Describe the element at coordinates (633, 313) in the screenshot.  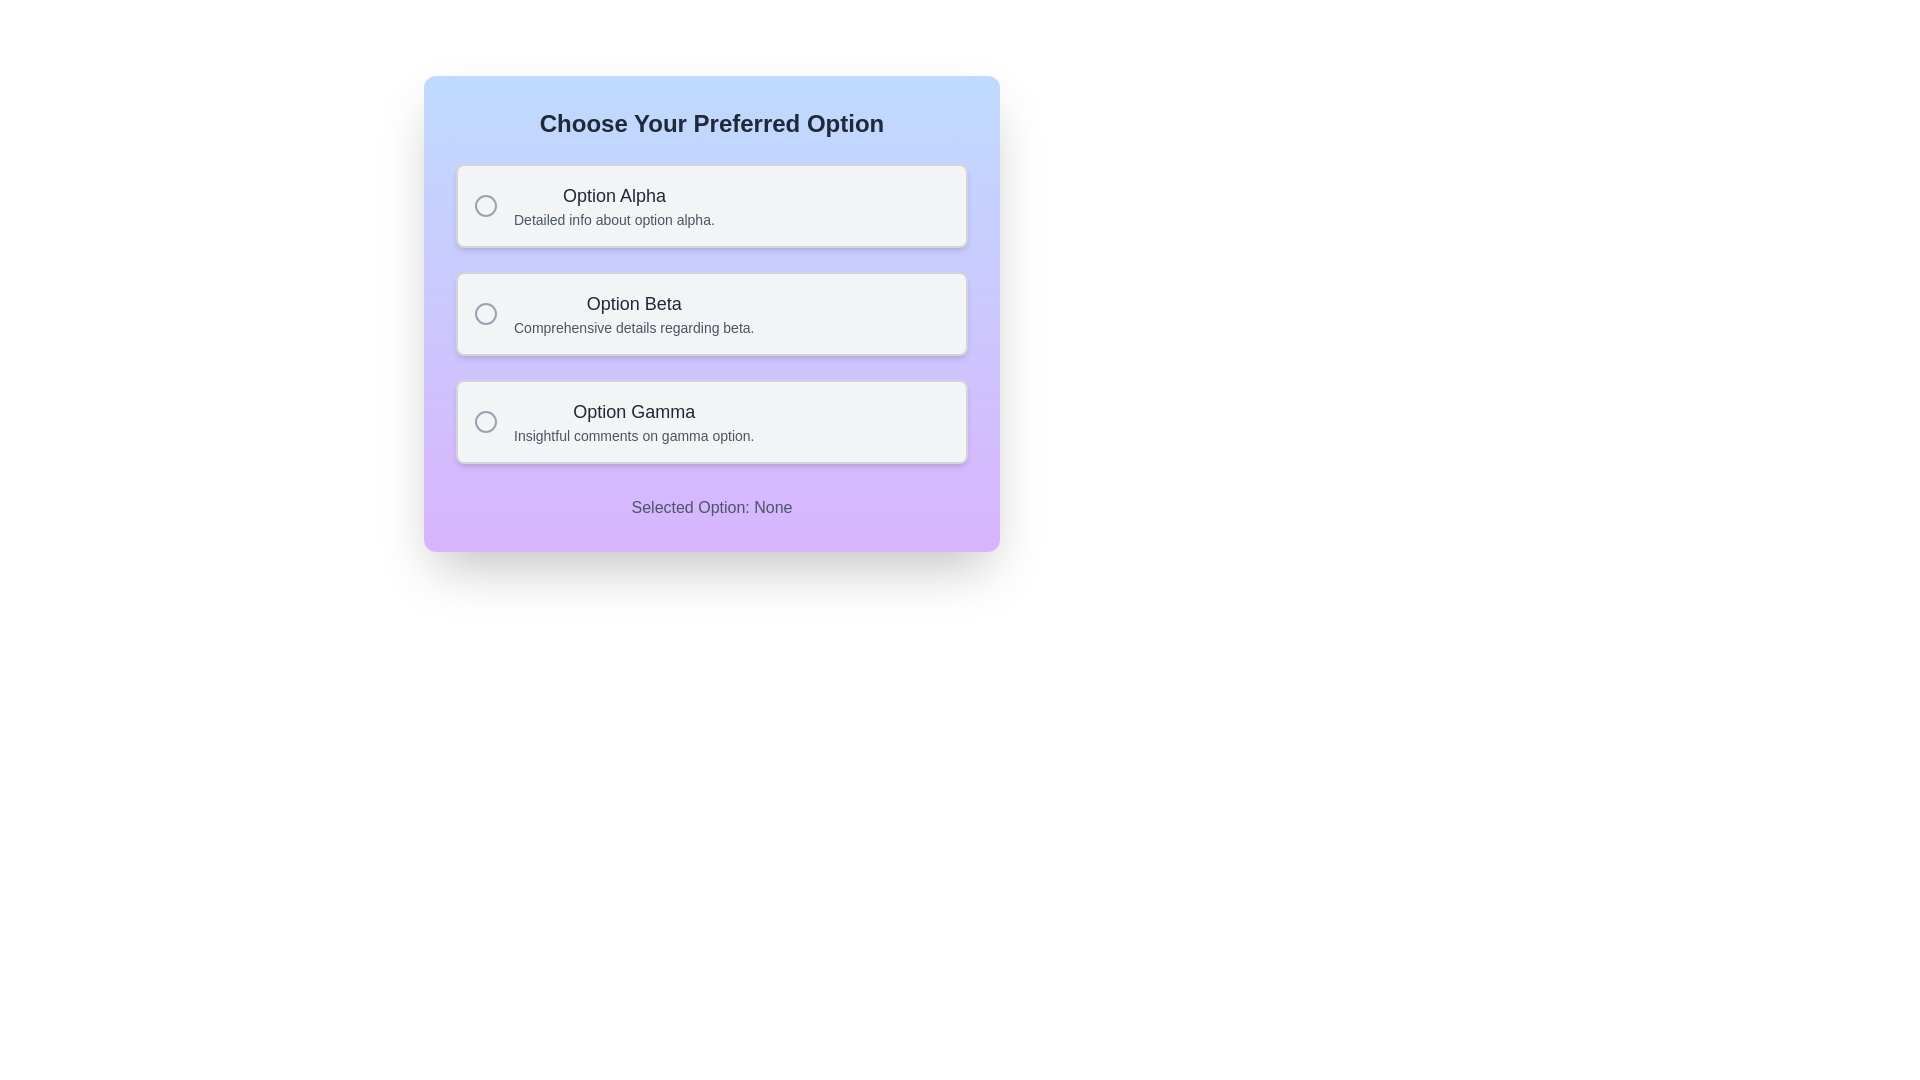
I see `textual UI component titled 'Option Beta' which contains the description 'Comprehensive details regarding beta.'` at that location.